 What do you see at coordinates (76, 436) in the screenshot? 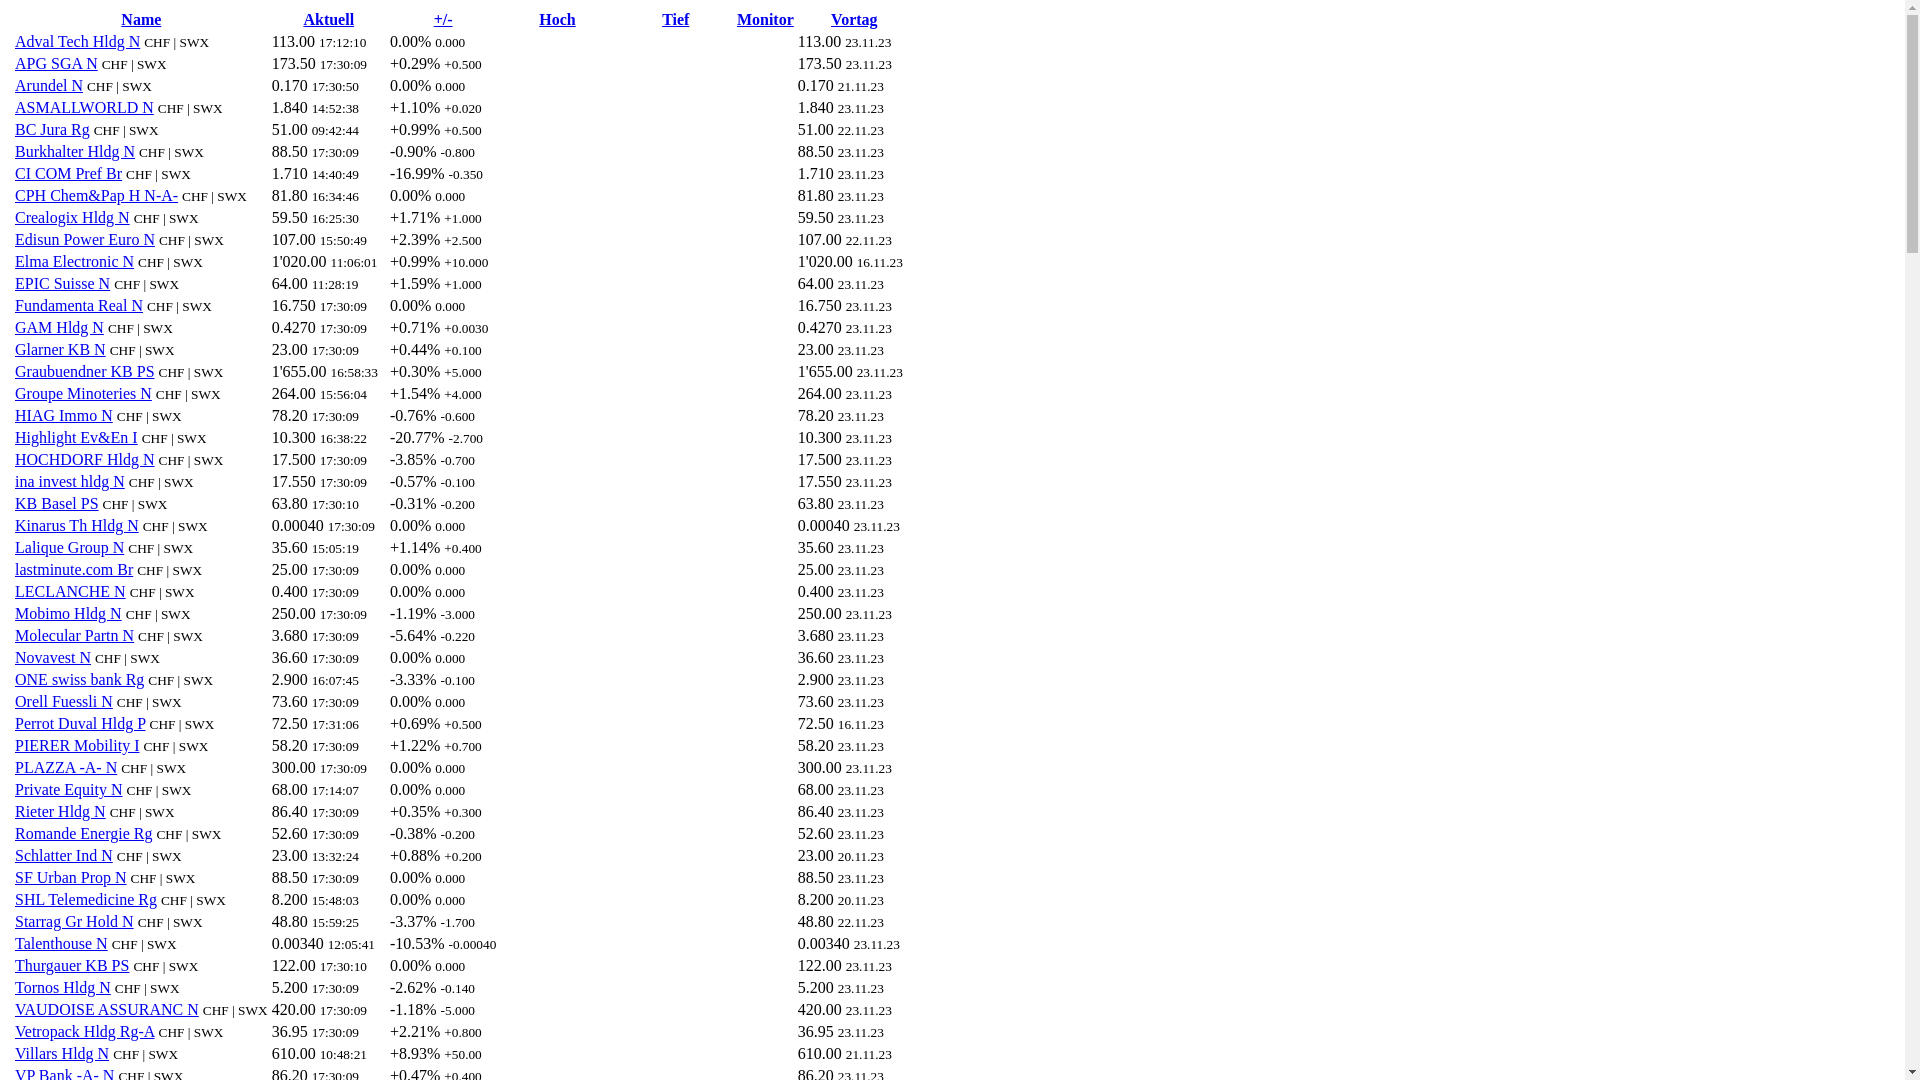
I see `'Highlight Ev&En I'` at bounding box center [76, 436].